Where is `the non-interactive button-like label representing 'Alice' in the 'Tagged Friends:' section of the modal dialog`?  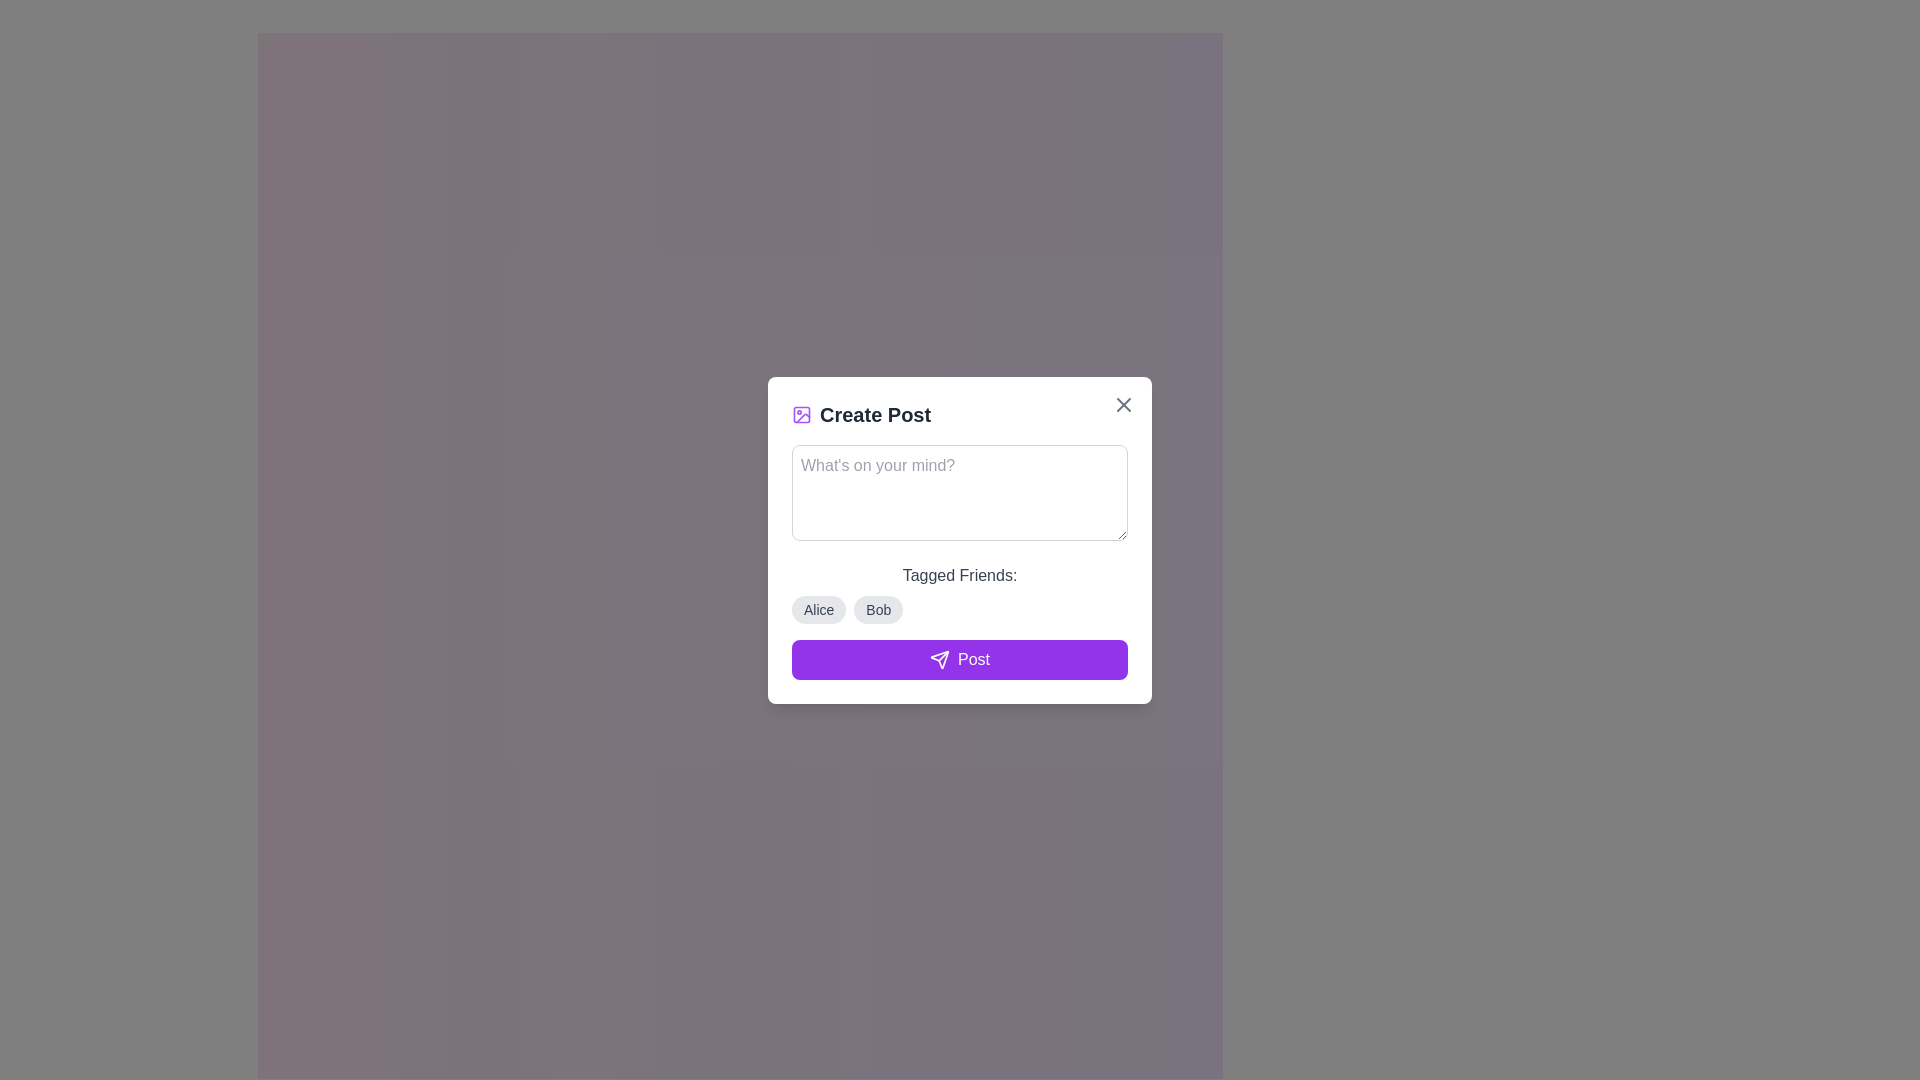 the non-interactive button-like label representing 'Alice' in the 'Tagged Friends:' section of the modal dialog is located at coordinates (819, 608).